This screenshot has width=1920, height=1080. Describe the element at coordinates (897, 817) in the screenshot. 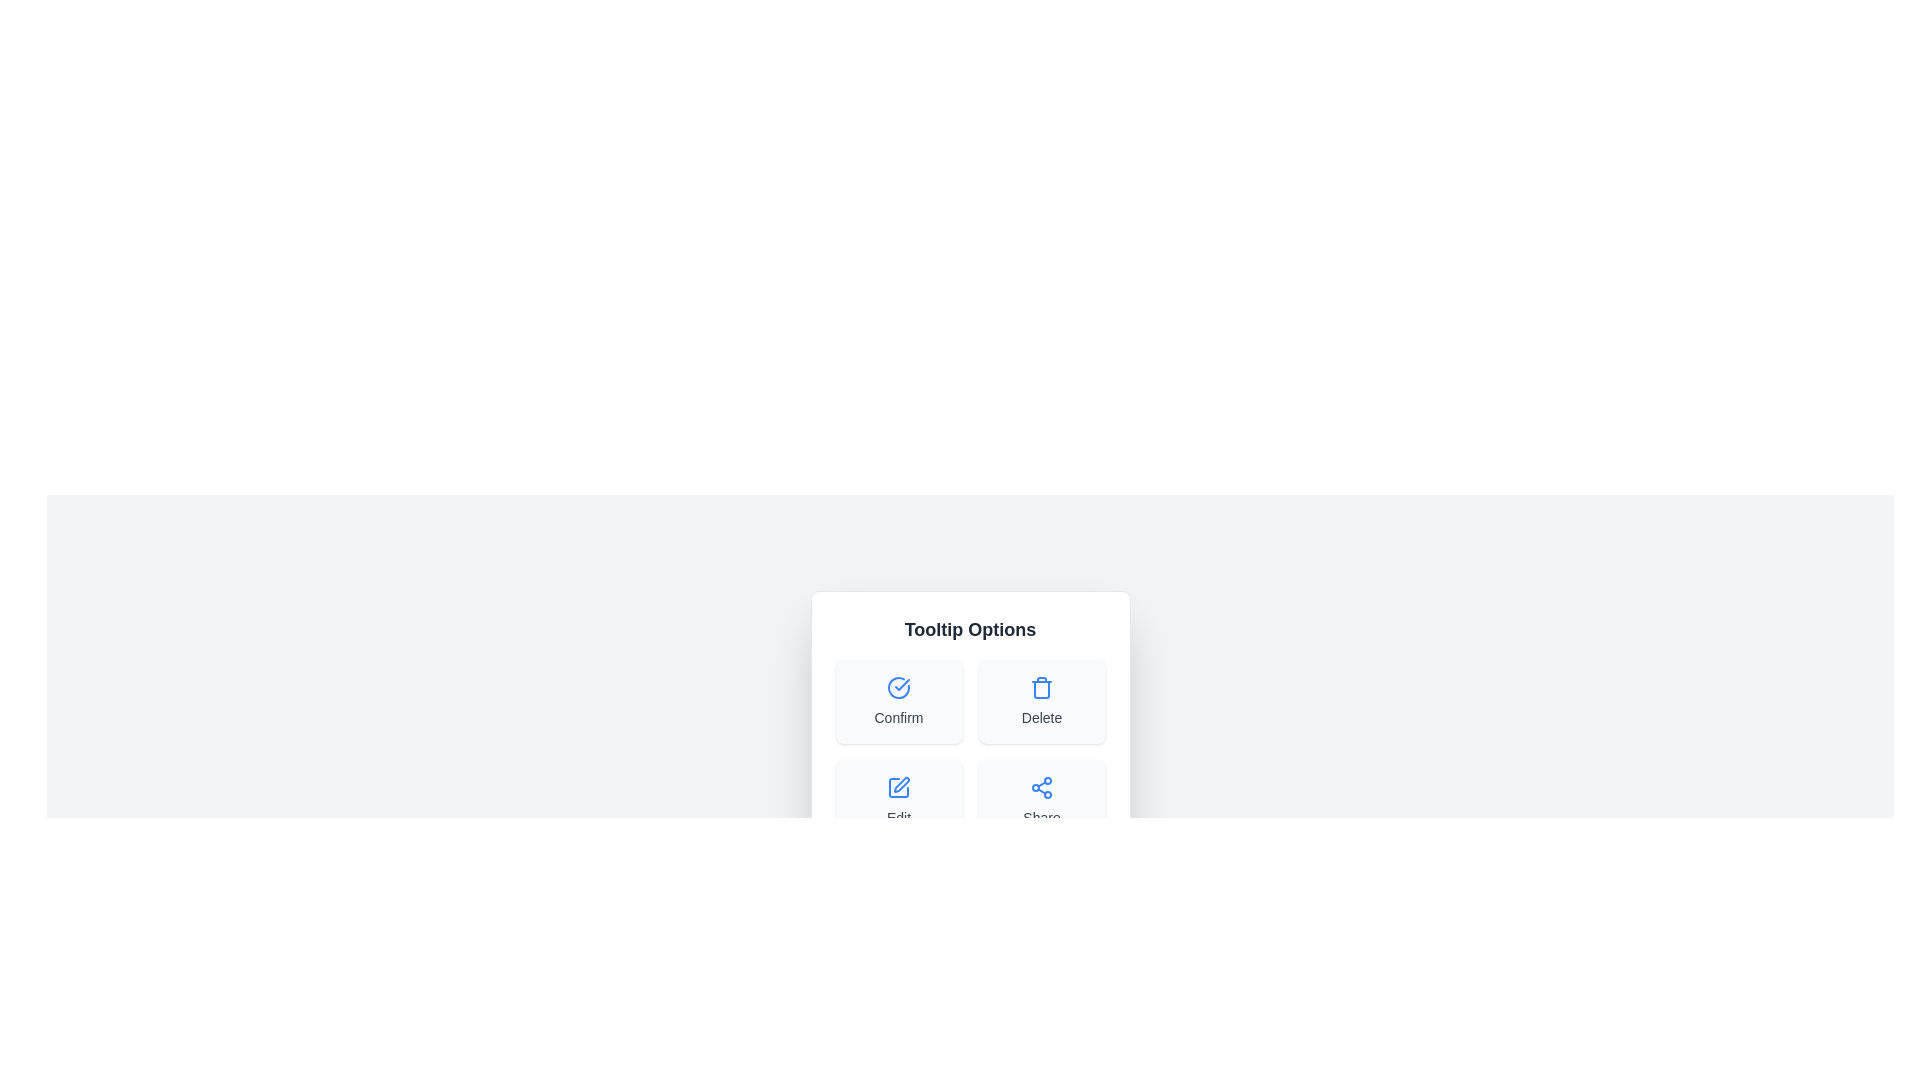

I see `the text label that describes the editing button located underneath the editing icon in the card-like structure` at that location.